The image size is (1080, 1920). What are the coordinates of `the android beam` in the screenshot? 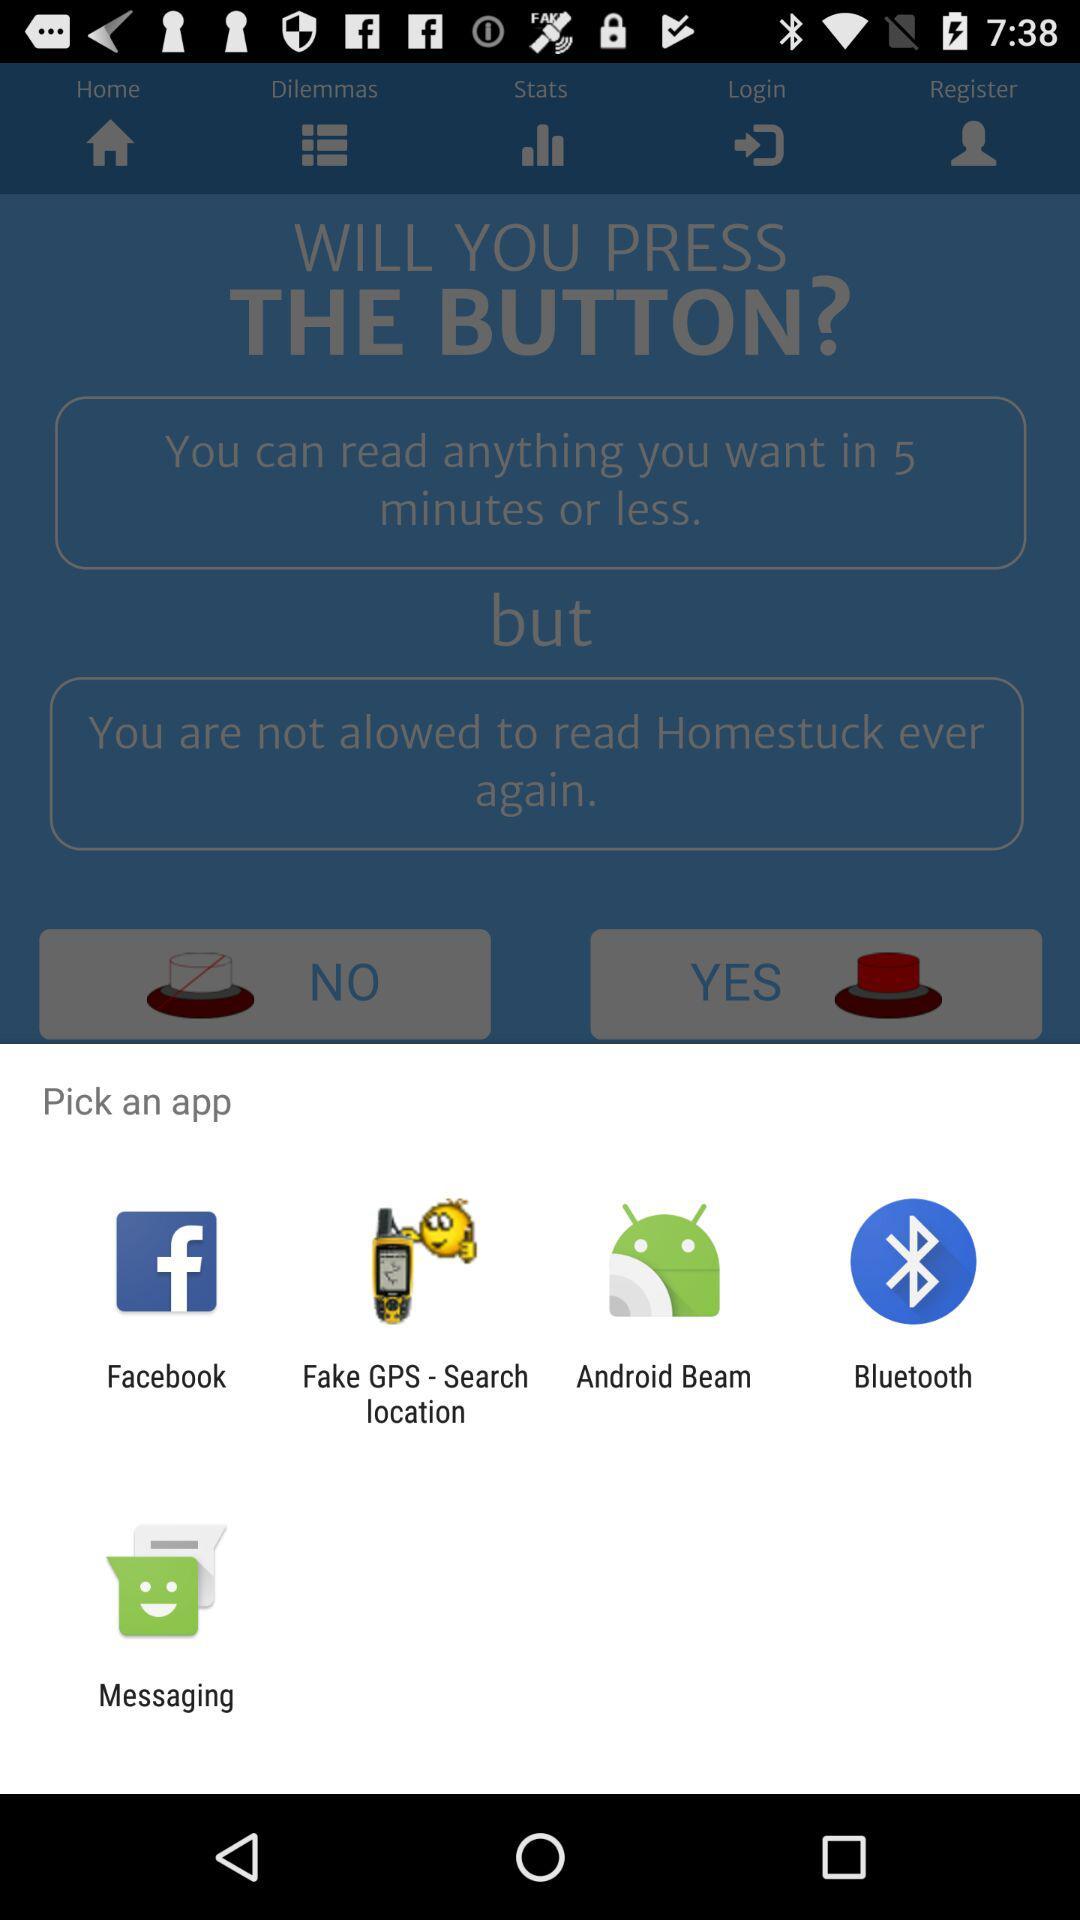 It's located at (664, 1392).